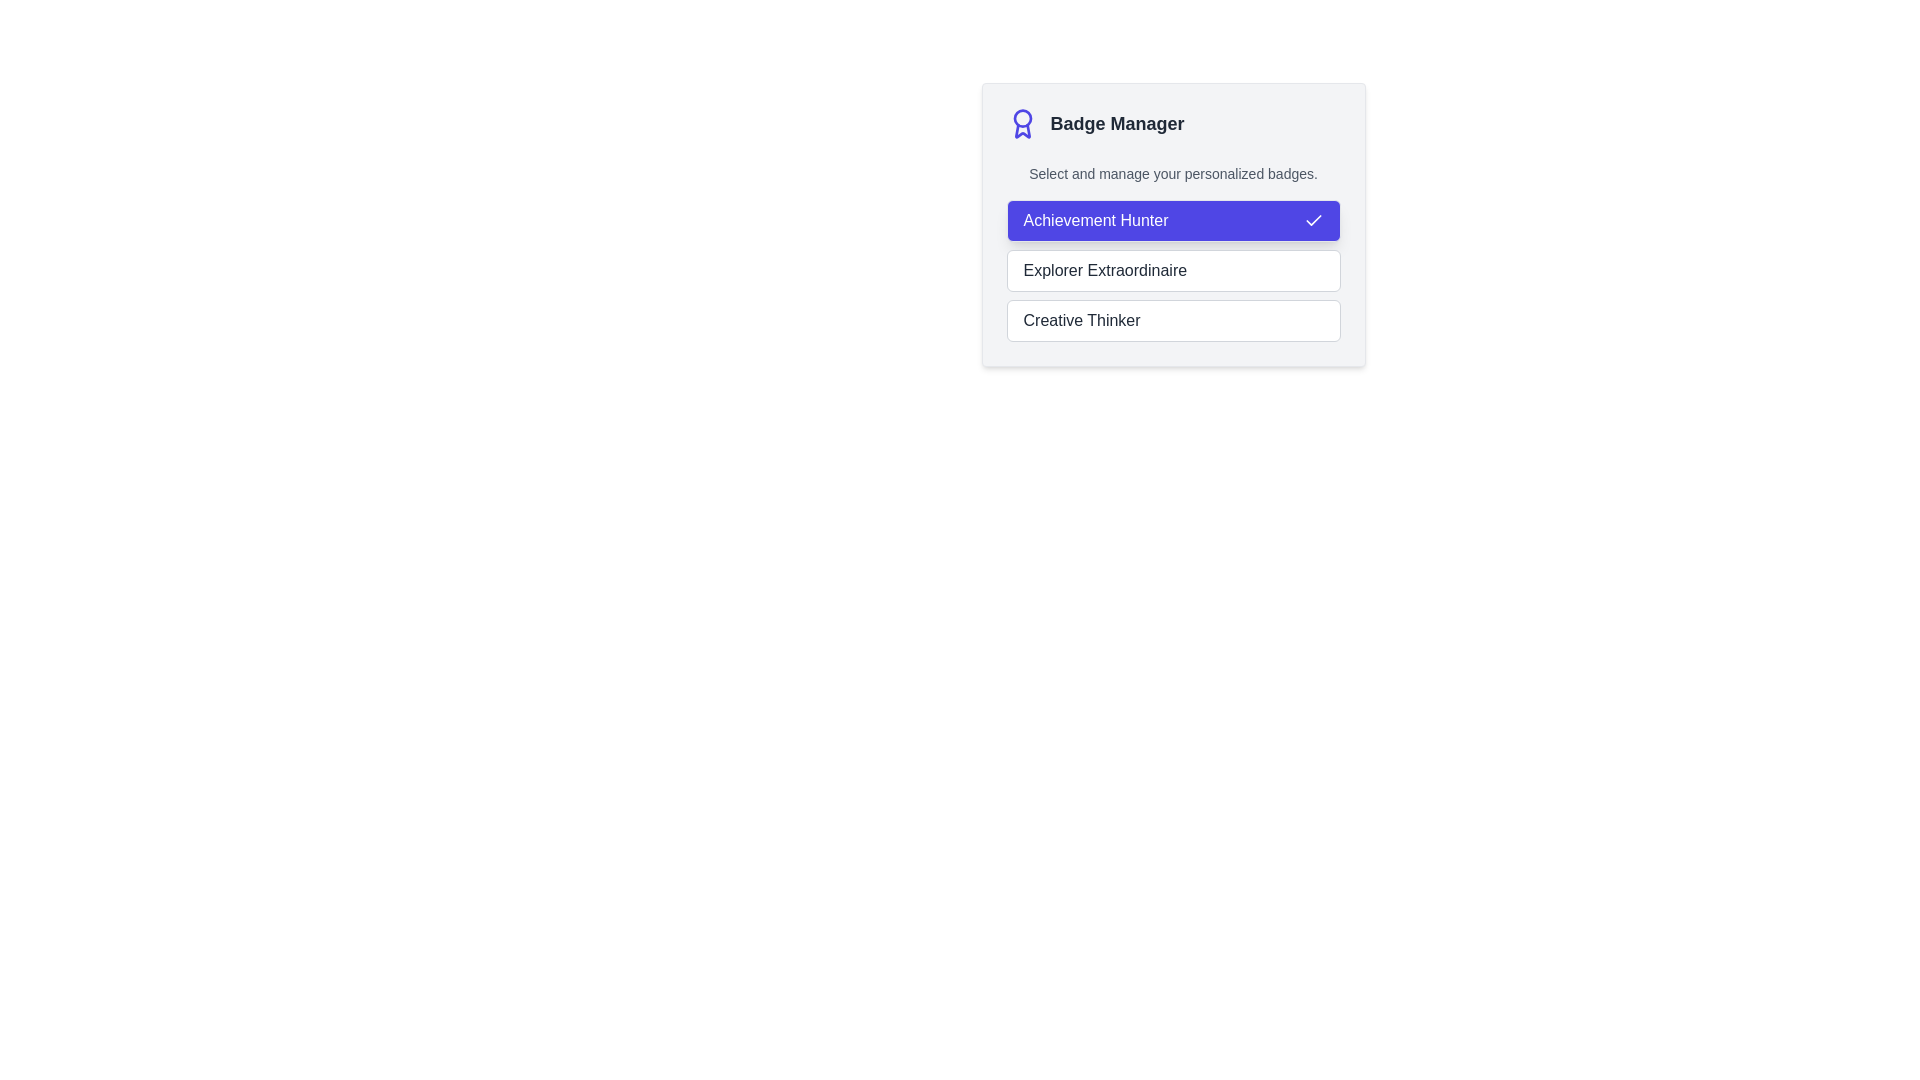  What do you see at coordinates (1022, 131) in the screenshot?
I see `the leaf-like decorative icon in the SVG badge located to the left of the 'Badge Manager' heading` at bounding box center [1022, 131].